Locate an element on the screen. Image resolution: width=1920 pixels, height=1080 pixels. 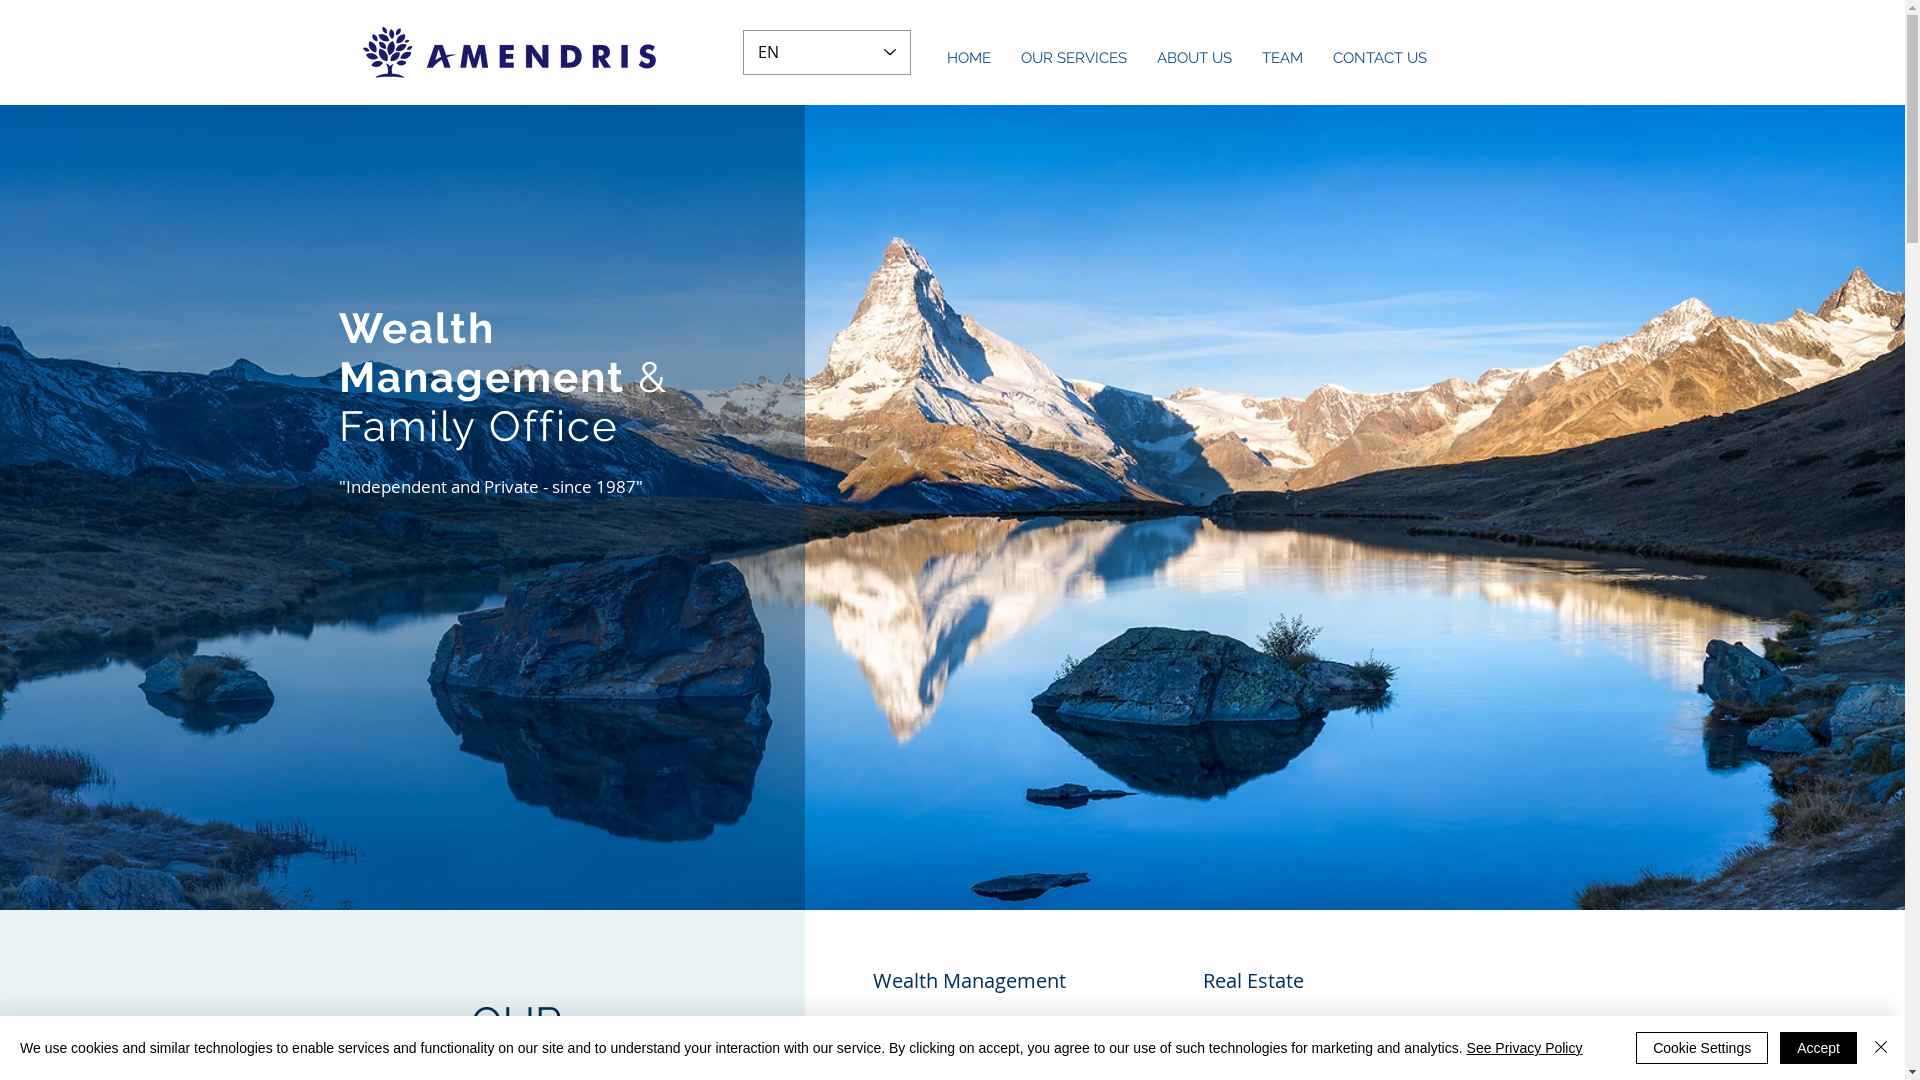
'OUR SERVICES' is located at coordinates (1006, 56).